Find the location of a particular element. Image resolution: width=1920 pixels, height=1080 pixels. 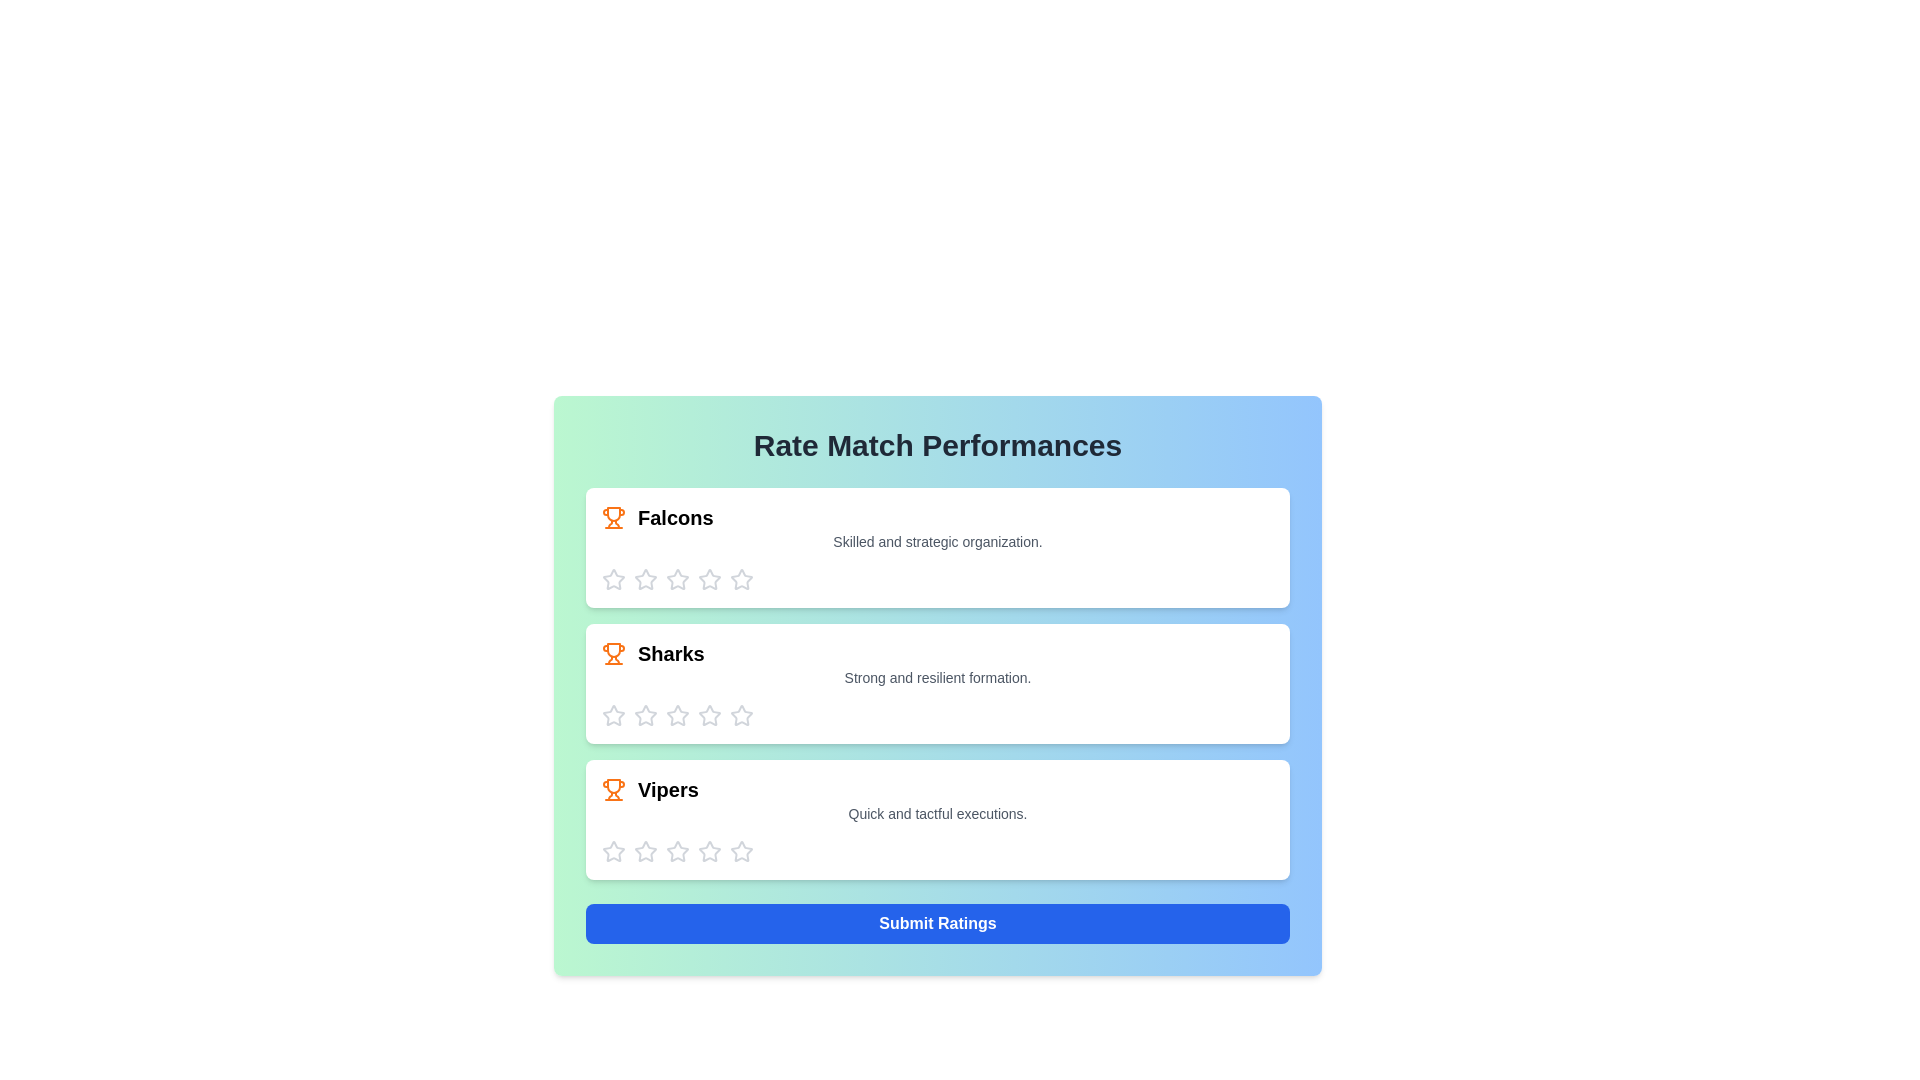

the Vipers team's 3 star to set the rating is located at coordinates (677, 852).